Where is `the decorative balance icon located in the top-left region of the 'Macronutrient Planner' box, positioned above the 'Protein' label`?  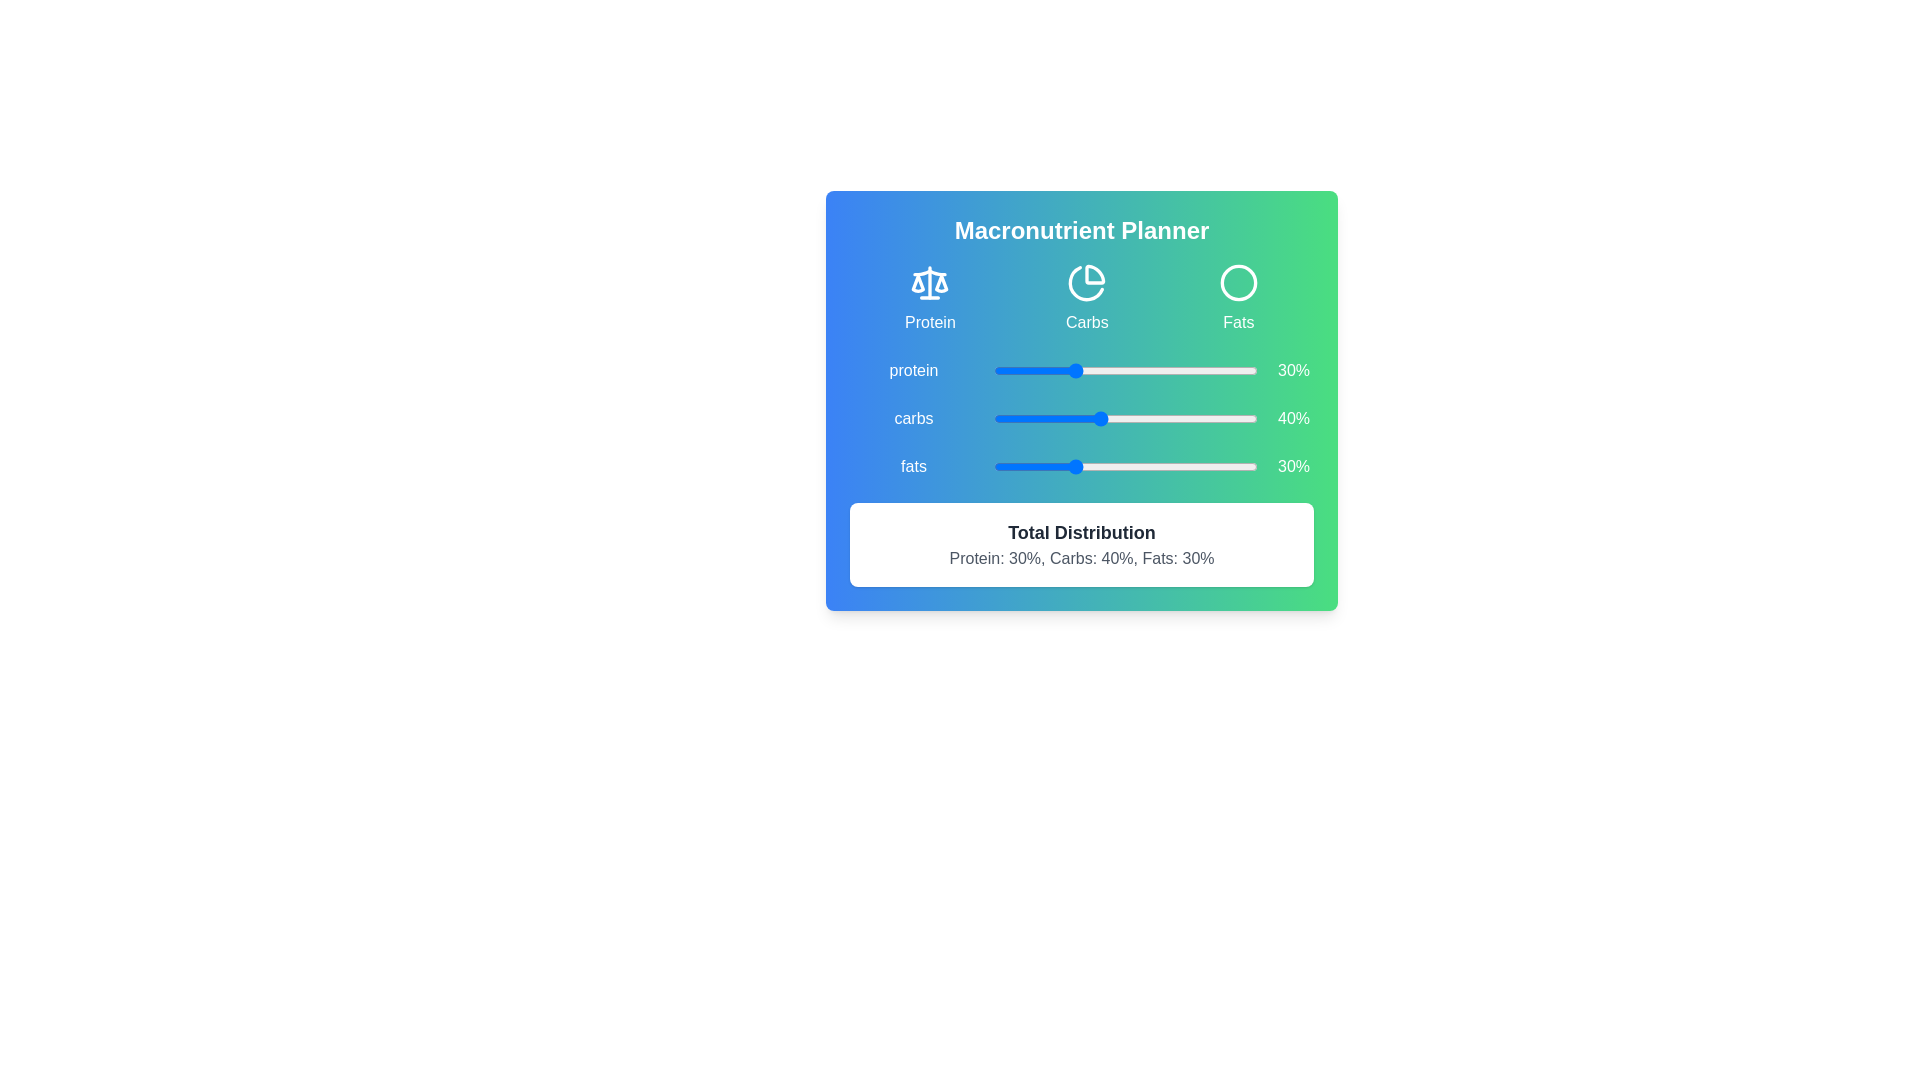
the decorative balance icon located in the top-left region of the 'Macronutrient Planner' box, positioned above the 'Protein' label is located at coordinates (929, 282).